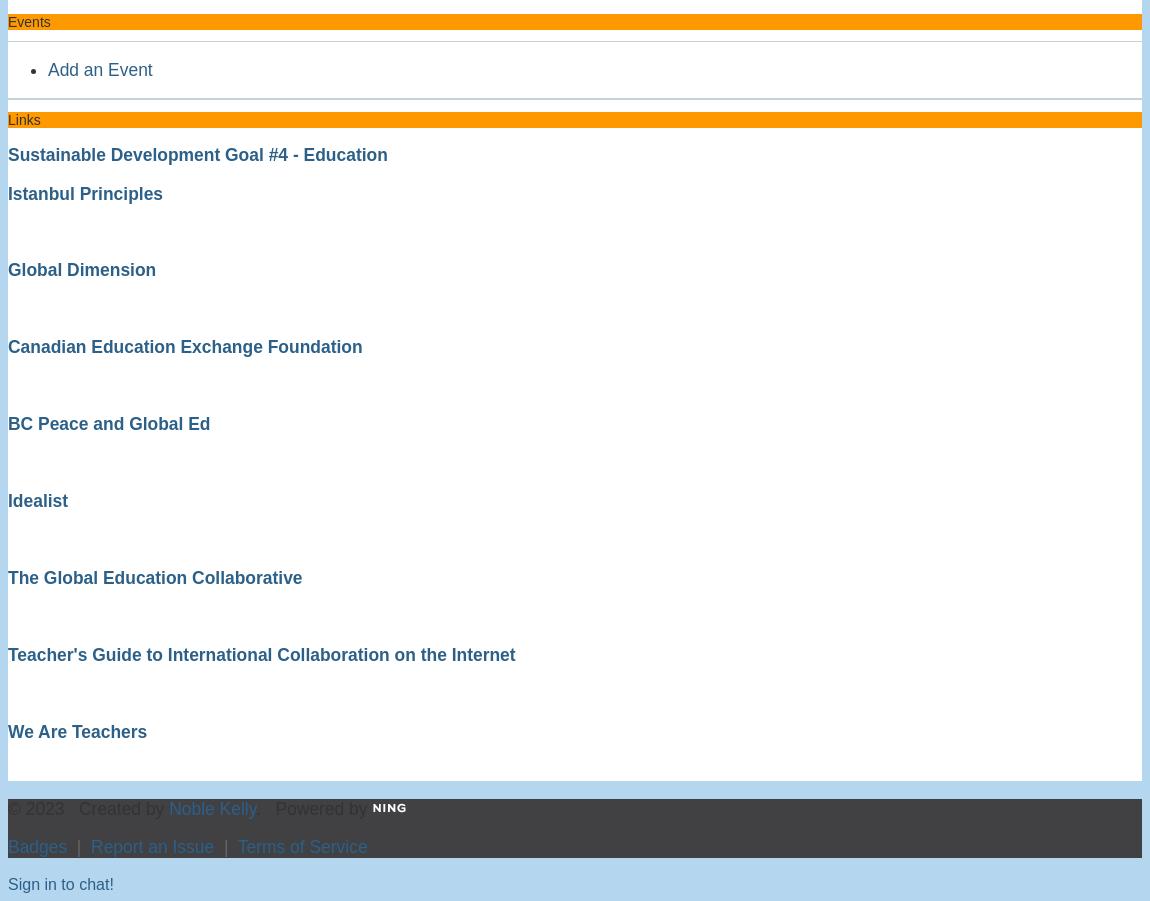  Describe the element at coordinates (311, 807) in the screenshot. I see `'.             
    Powered by'` at that location.